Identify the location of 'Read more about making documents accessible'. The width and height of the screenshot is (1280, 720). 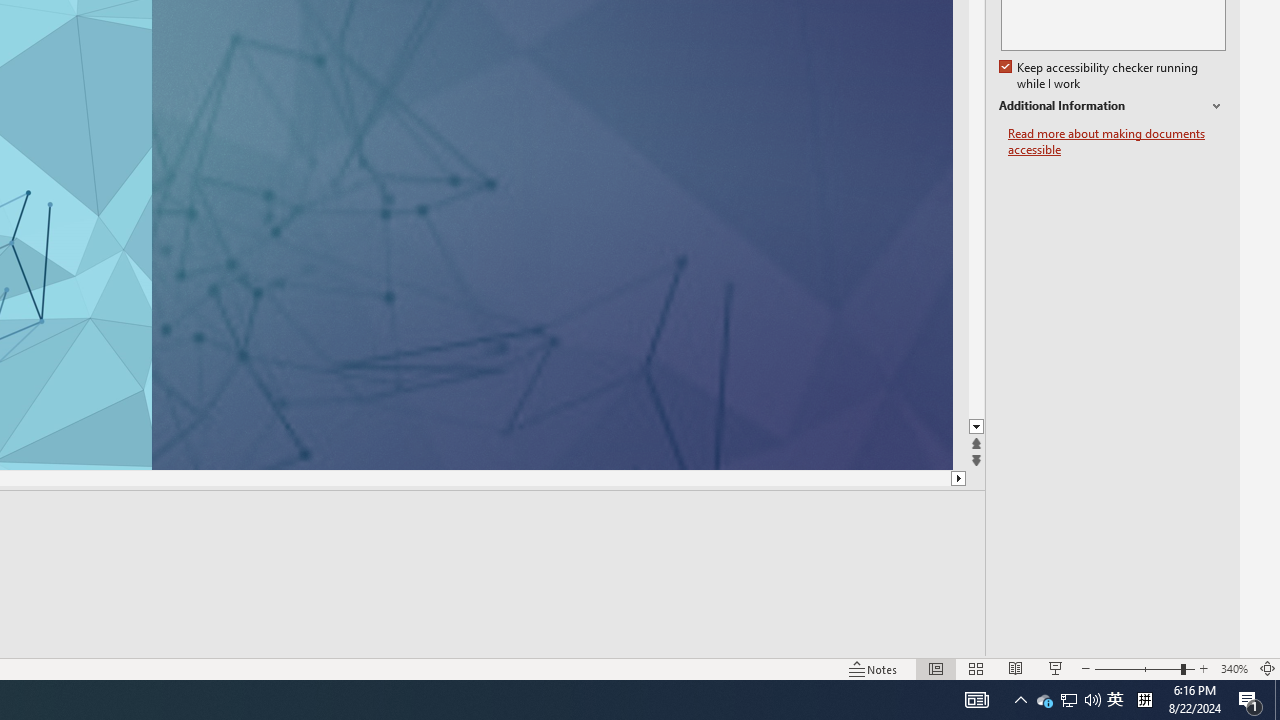
(1116, 141).